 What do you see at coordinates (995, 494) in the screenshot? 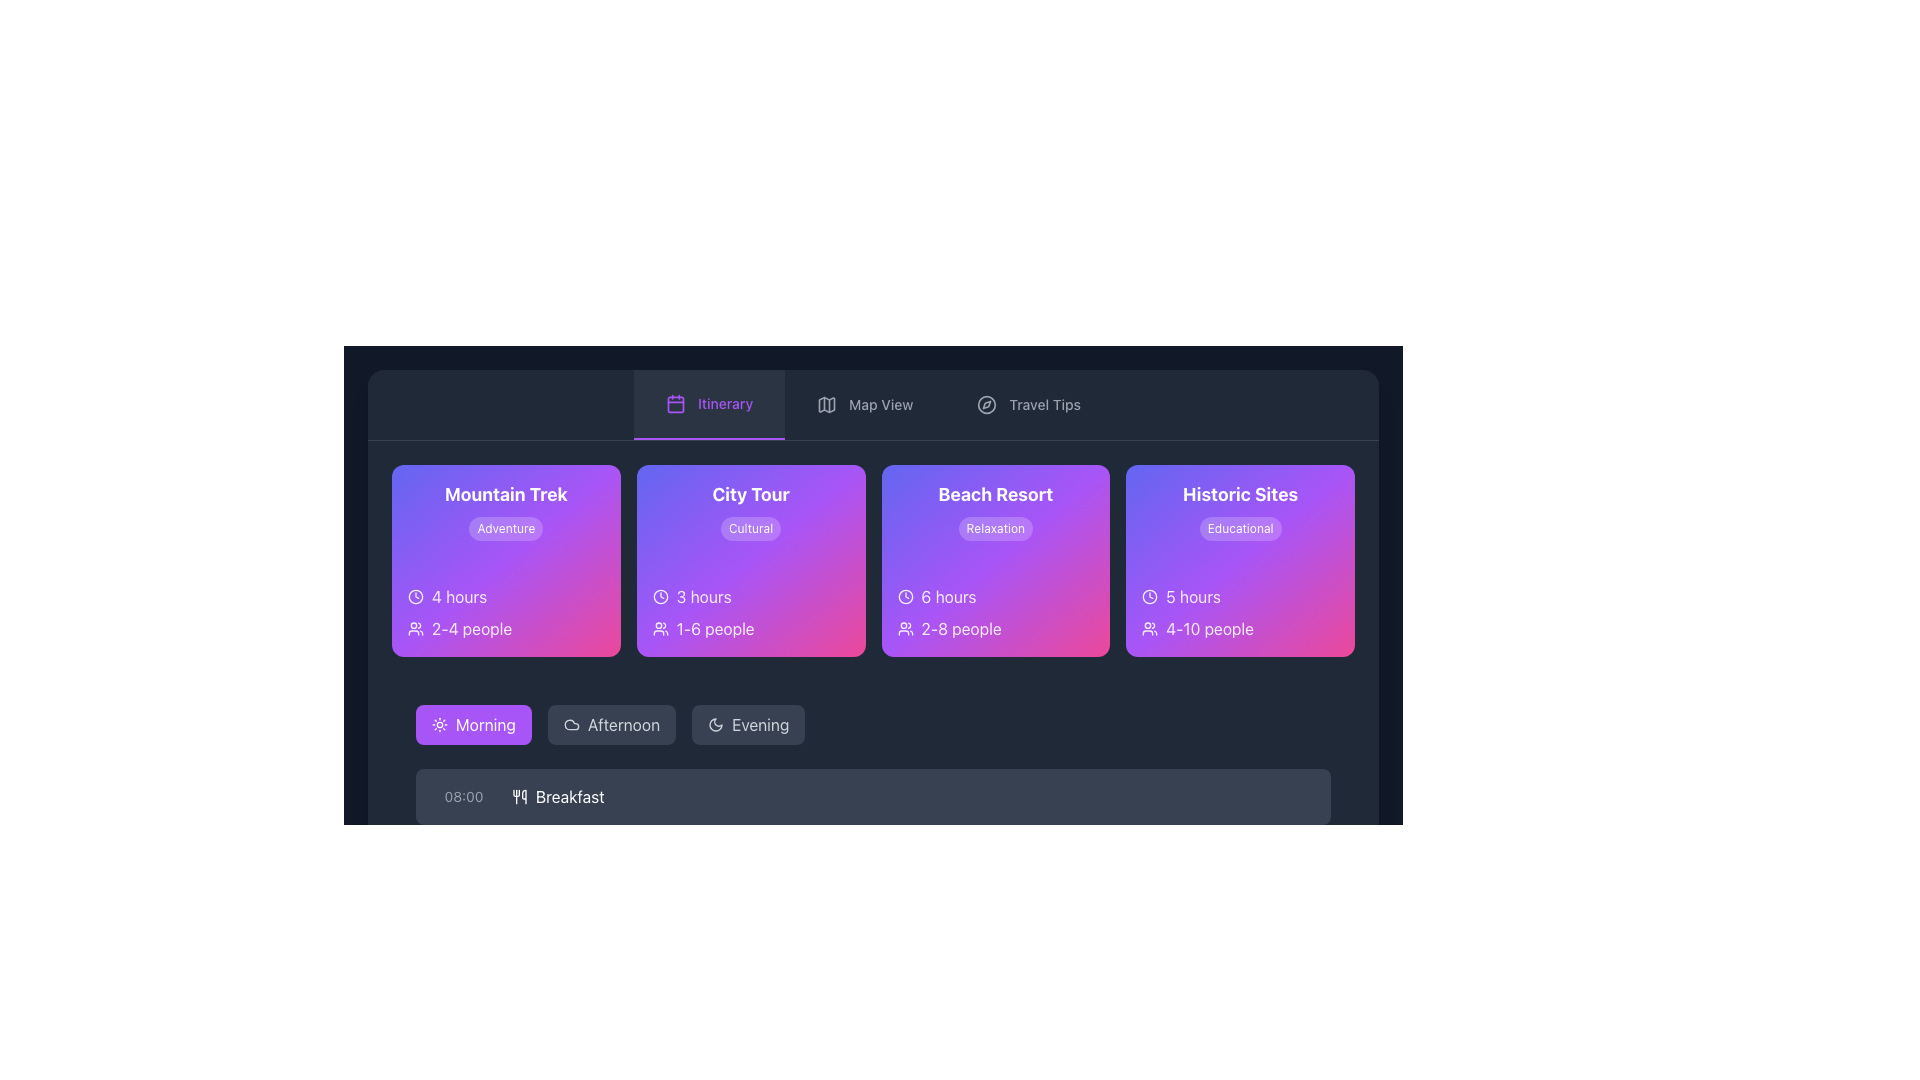
I see `the Text Label that serves as the title for the 'Beach Resort' option, located at the center of the third card from the left, positioned between the 'City Tour' and 'Historic Sites' cards` at bounding box center [995, 494].